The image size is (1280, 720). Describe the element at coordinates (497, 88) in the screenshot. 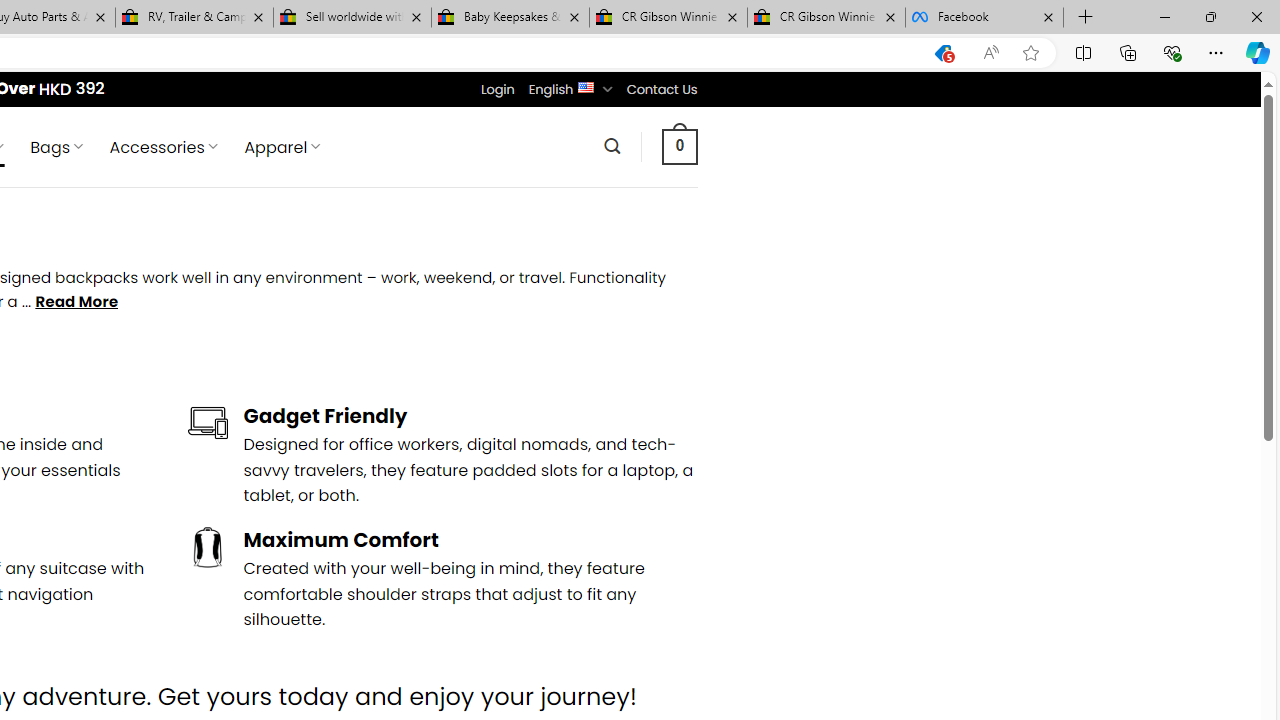

I see `'Login'` at that location.